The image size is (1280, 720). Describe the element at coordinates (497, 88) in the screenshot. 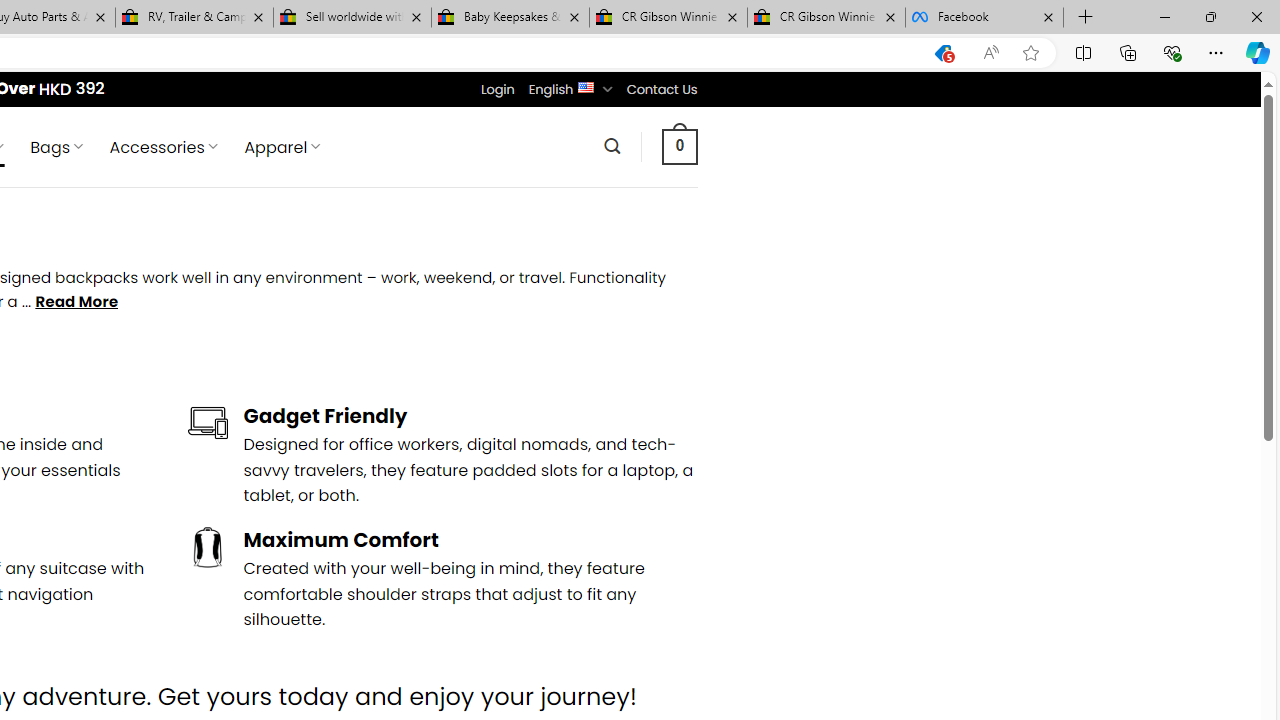

I see `'Login'` at that location.